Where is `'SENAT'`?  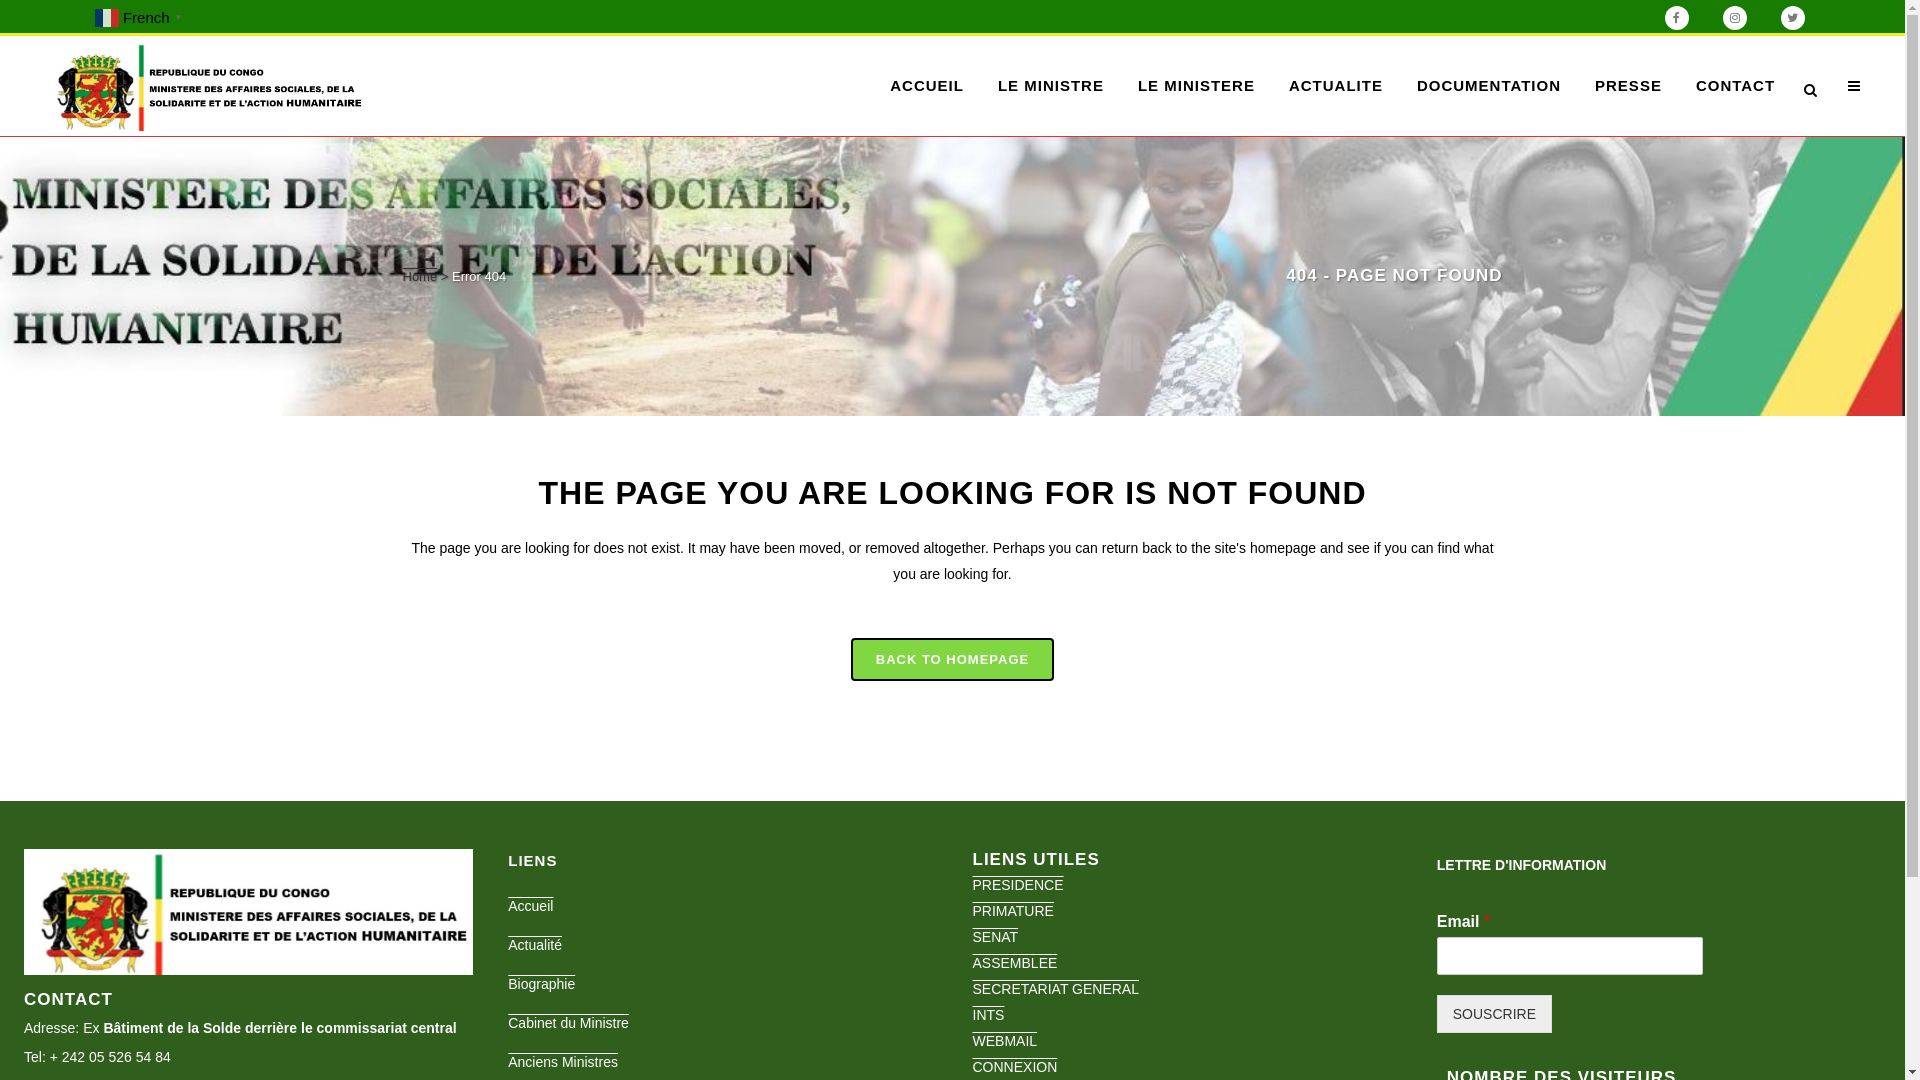 'SENAT' is located at coordinates (971, 937).